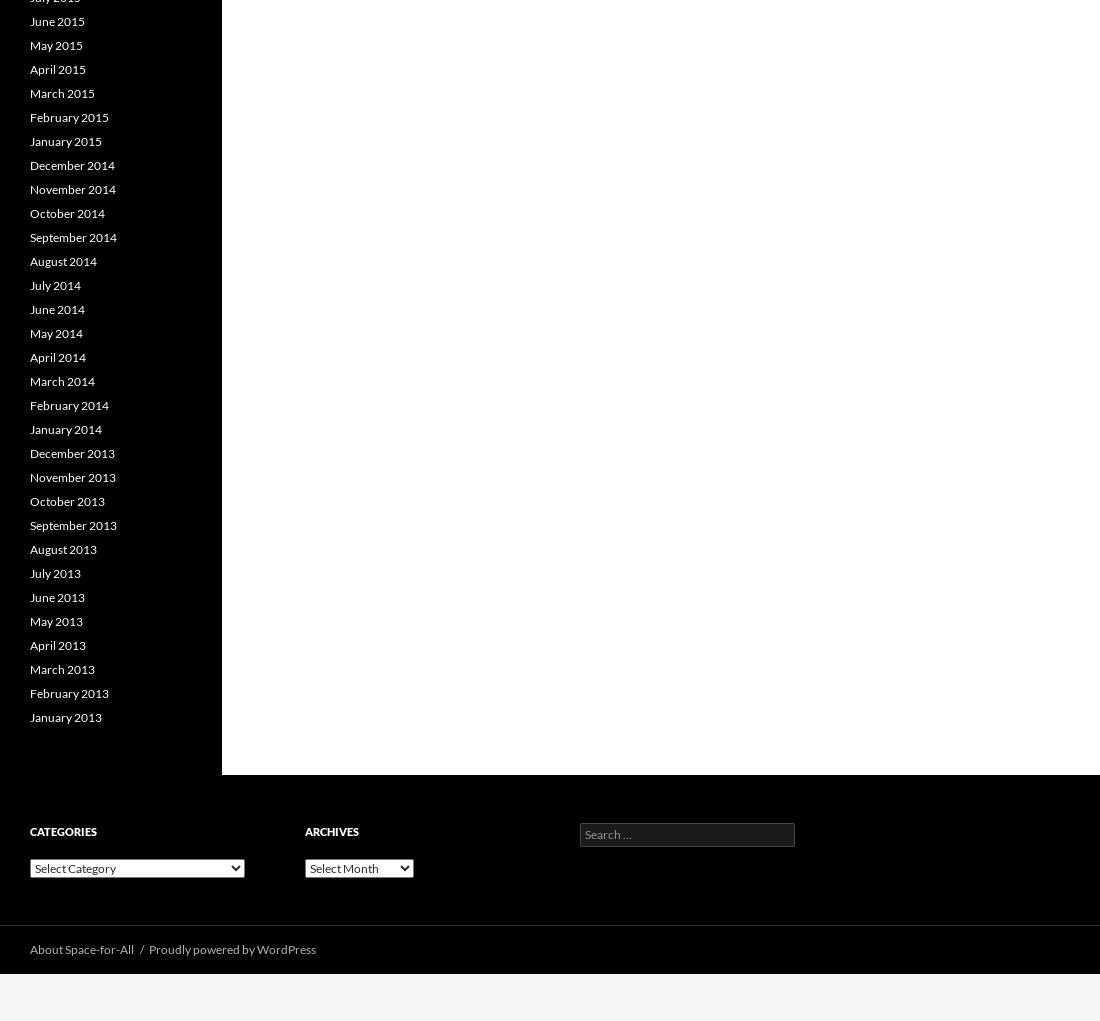 This screenshot has height=1021, width=1100. What do you see at coordinates (29, 597) in the screenshot?
I see `'June 2013'` at bounding box center [29, 597].